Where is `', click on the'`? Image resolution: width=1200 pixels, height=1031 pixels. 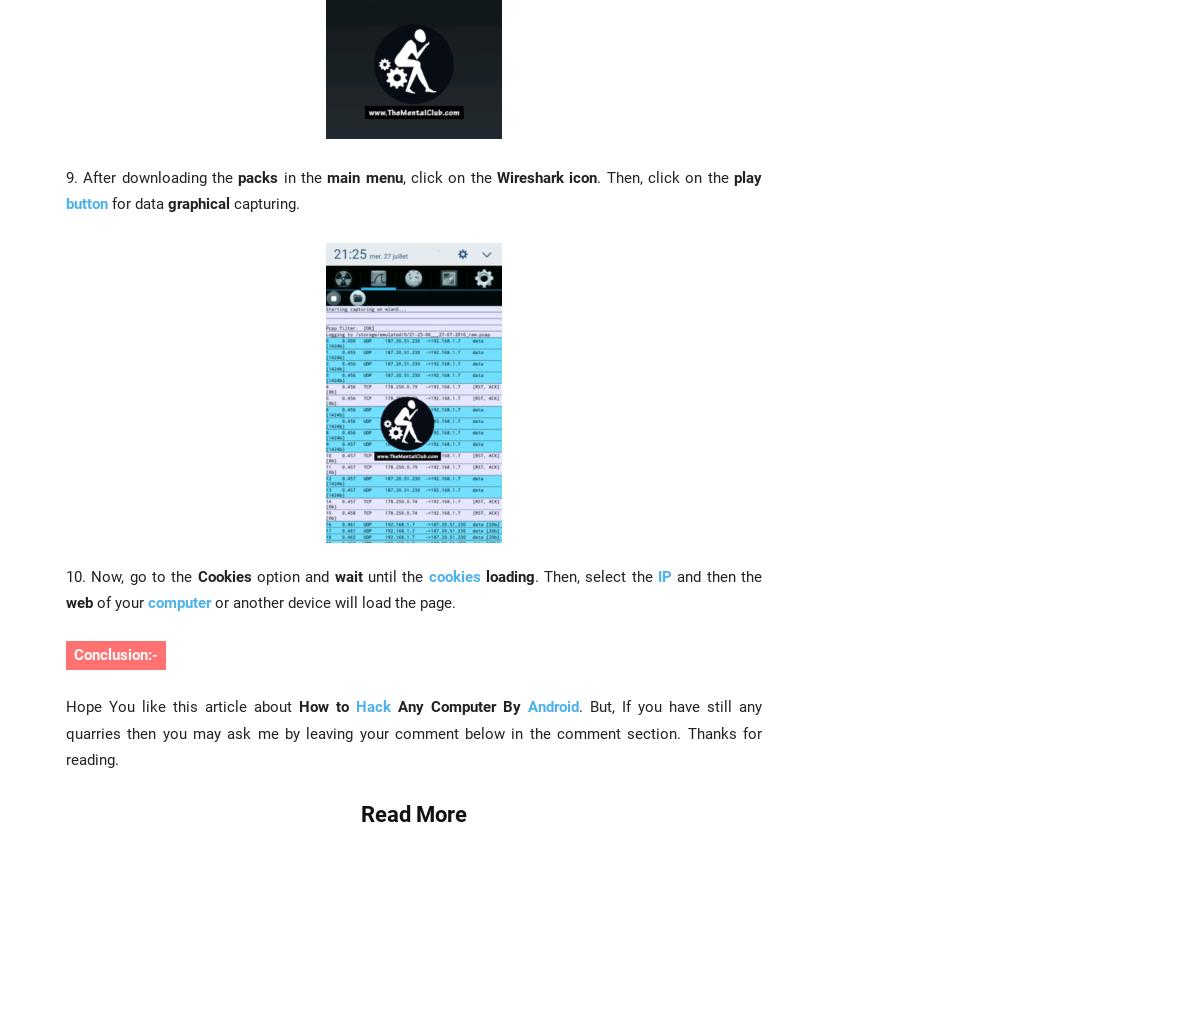
', click on the' is located at coordinates (449, 176).